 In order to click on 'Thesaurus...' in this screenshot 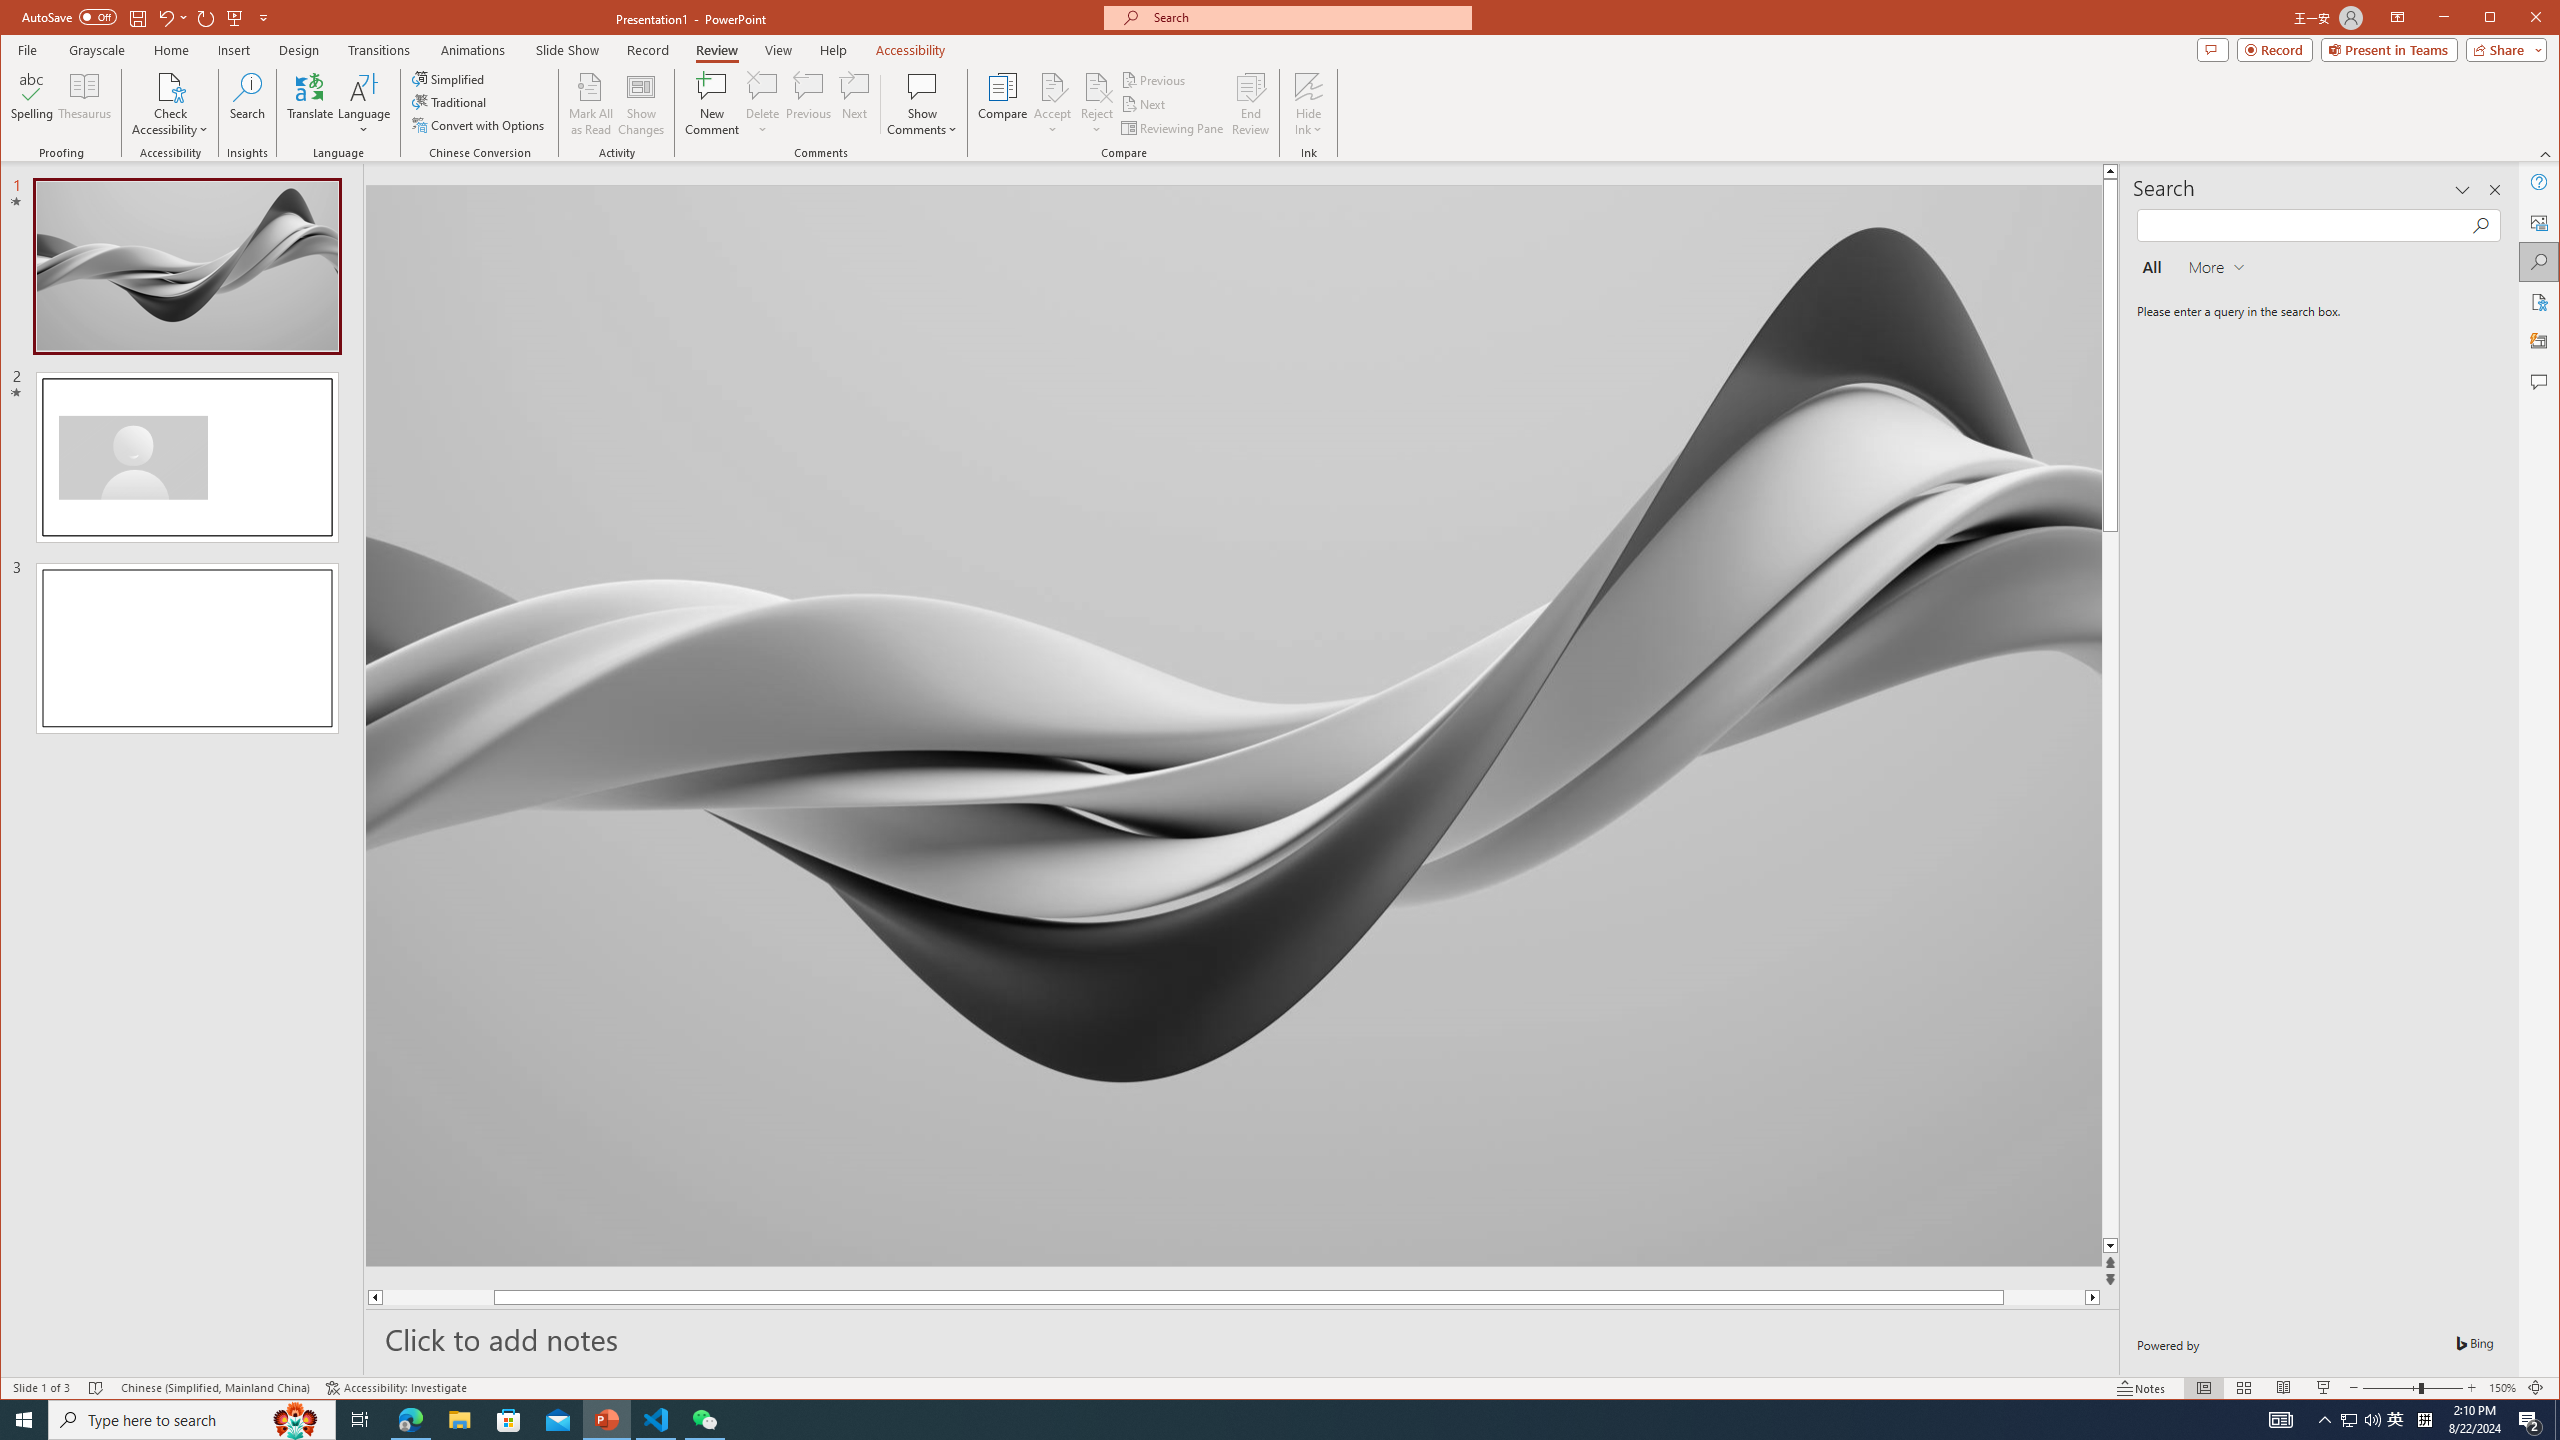, I will do `click(85, 103)`.